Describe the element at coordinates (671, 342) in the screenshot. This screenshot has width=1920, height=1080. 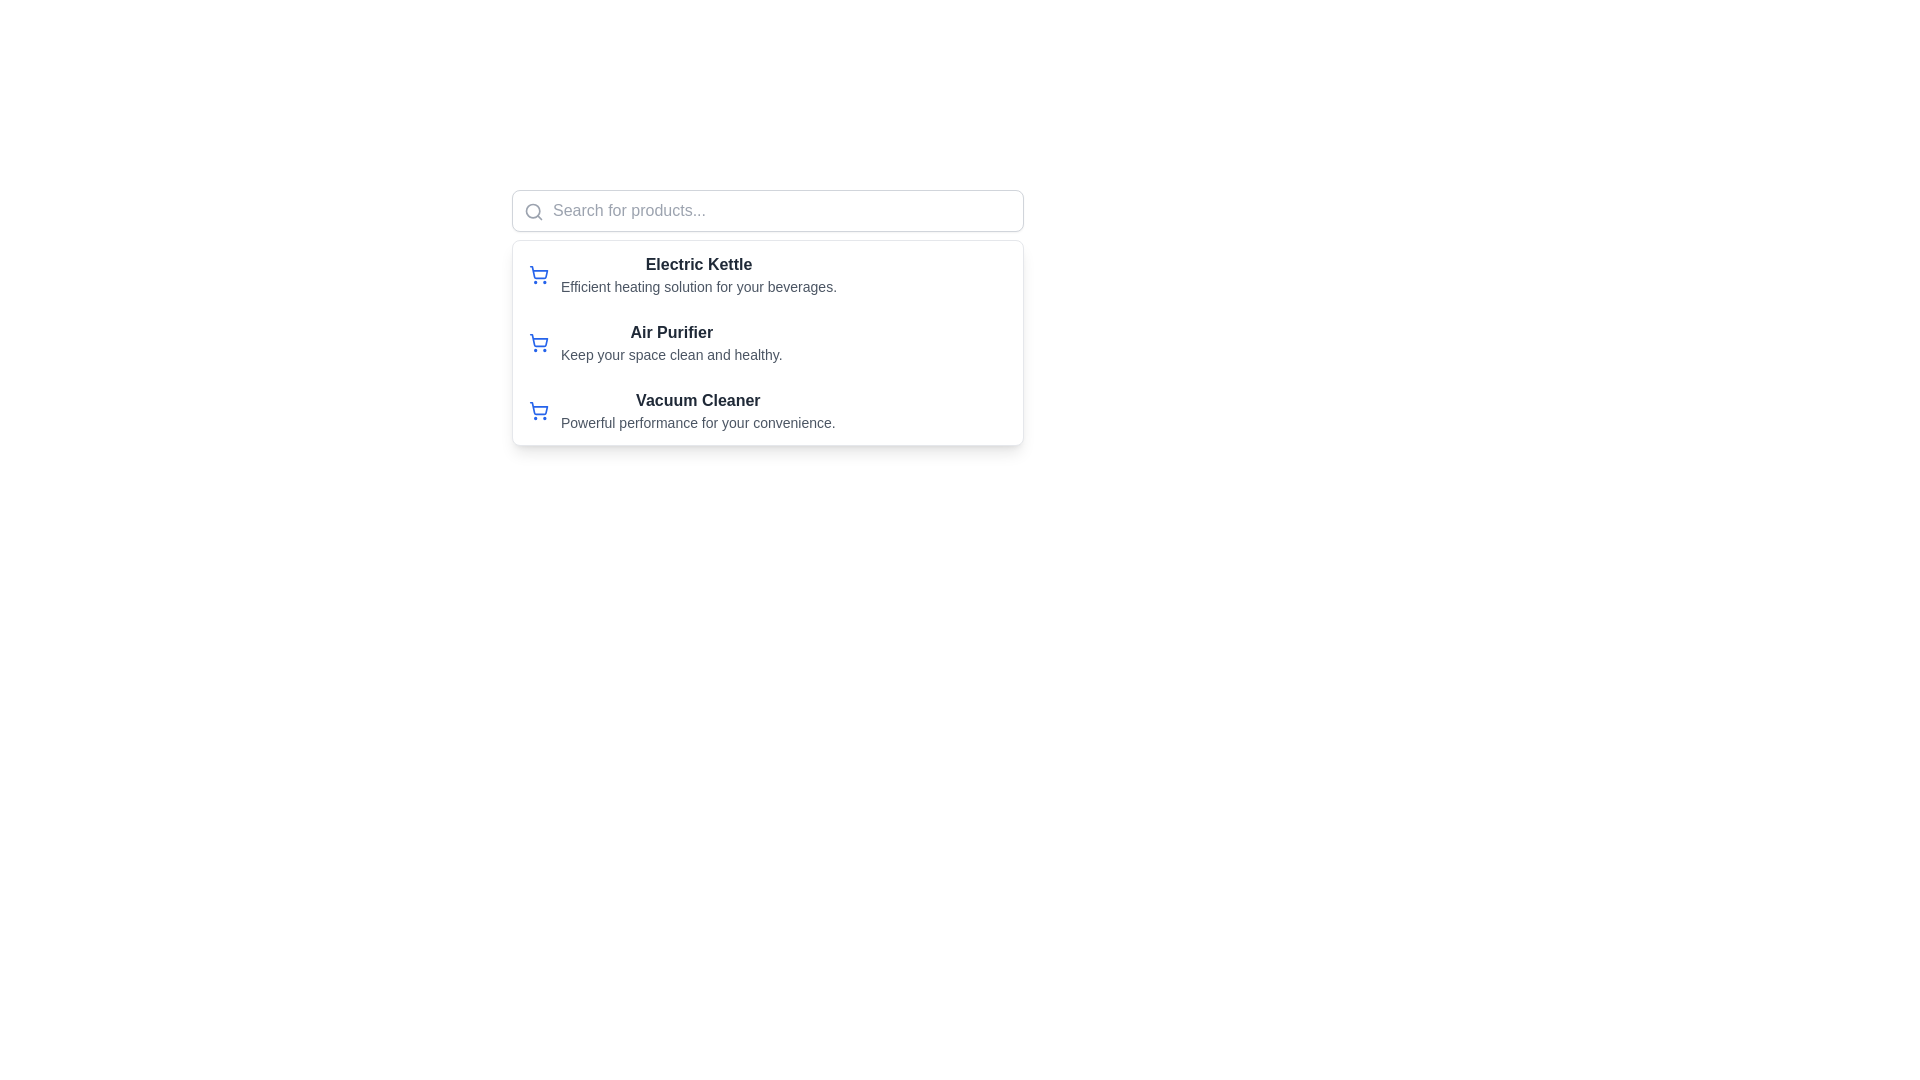
I see `the static display text element titled 'Air Purifier' which includes the description 'Keep your space clean and healthy.'` at that location.